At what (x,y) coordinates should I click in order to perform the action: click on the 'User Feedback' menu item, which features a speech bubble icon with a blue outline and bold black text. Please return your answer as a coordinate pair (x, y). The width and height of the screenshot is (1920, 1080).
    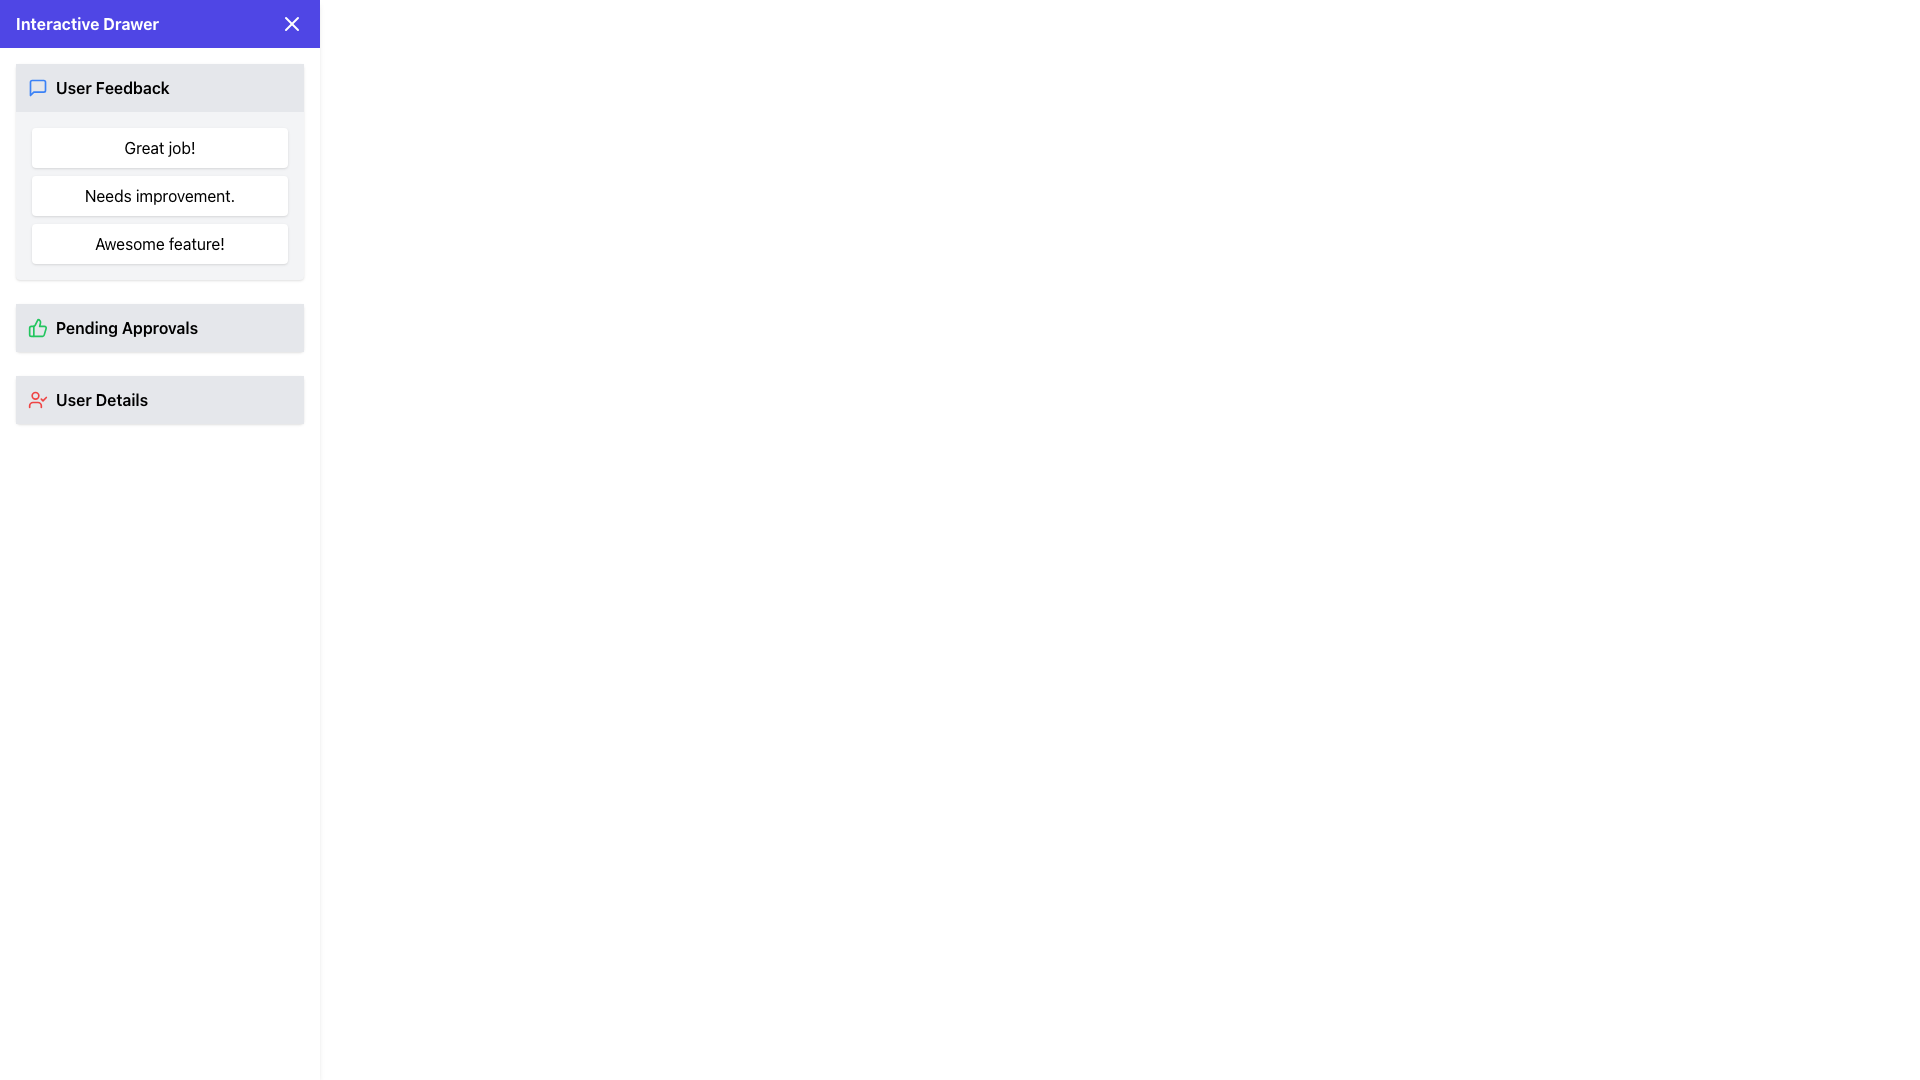
    Looking at the image, I should click on (97, 87).